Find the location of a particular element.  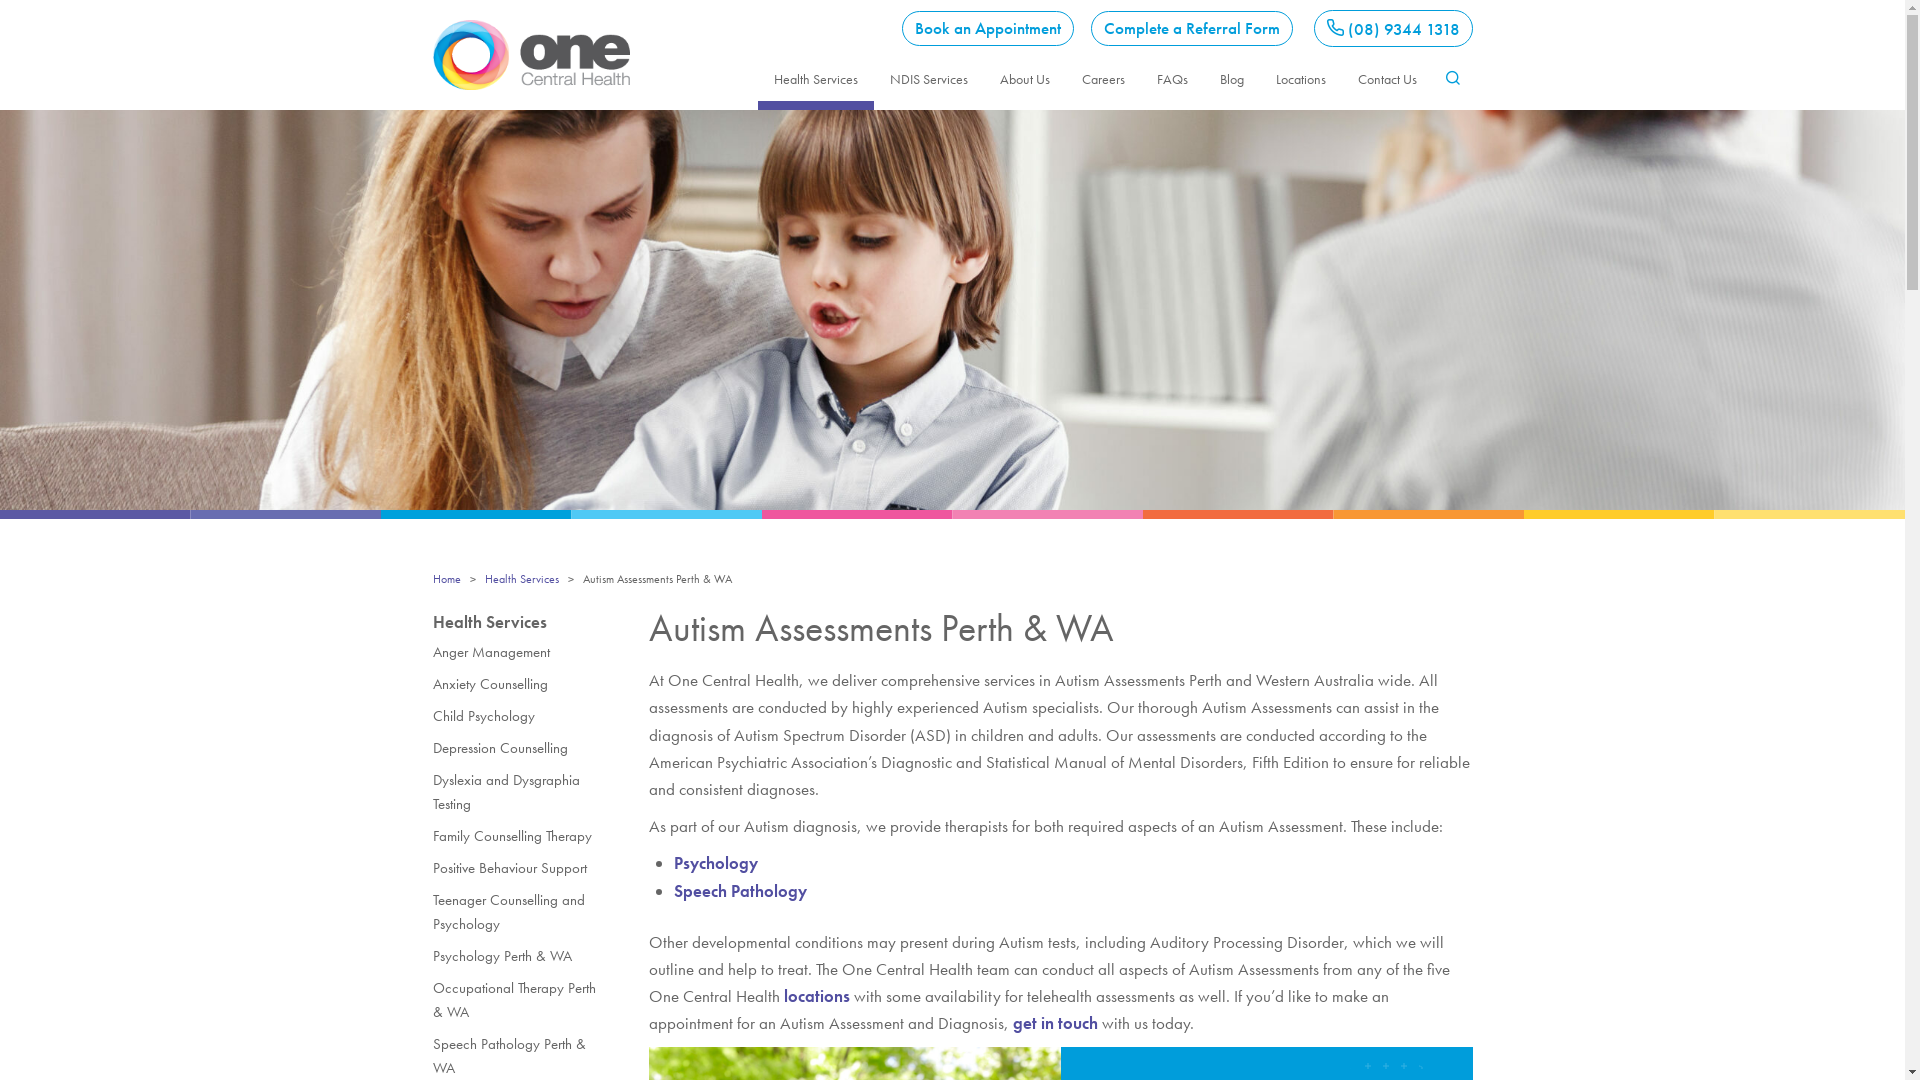

'get in touch' is located at coordinates (1053, 1022).